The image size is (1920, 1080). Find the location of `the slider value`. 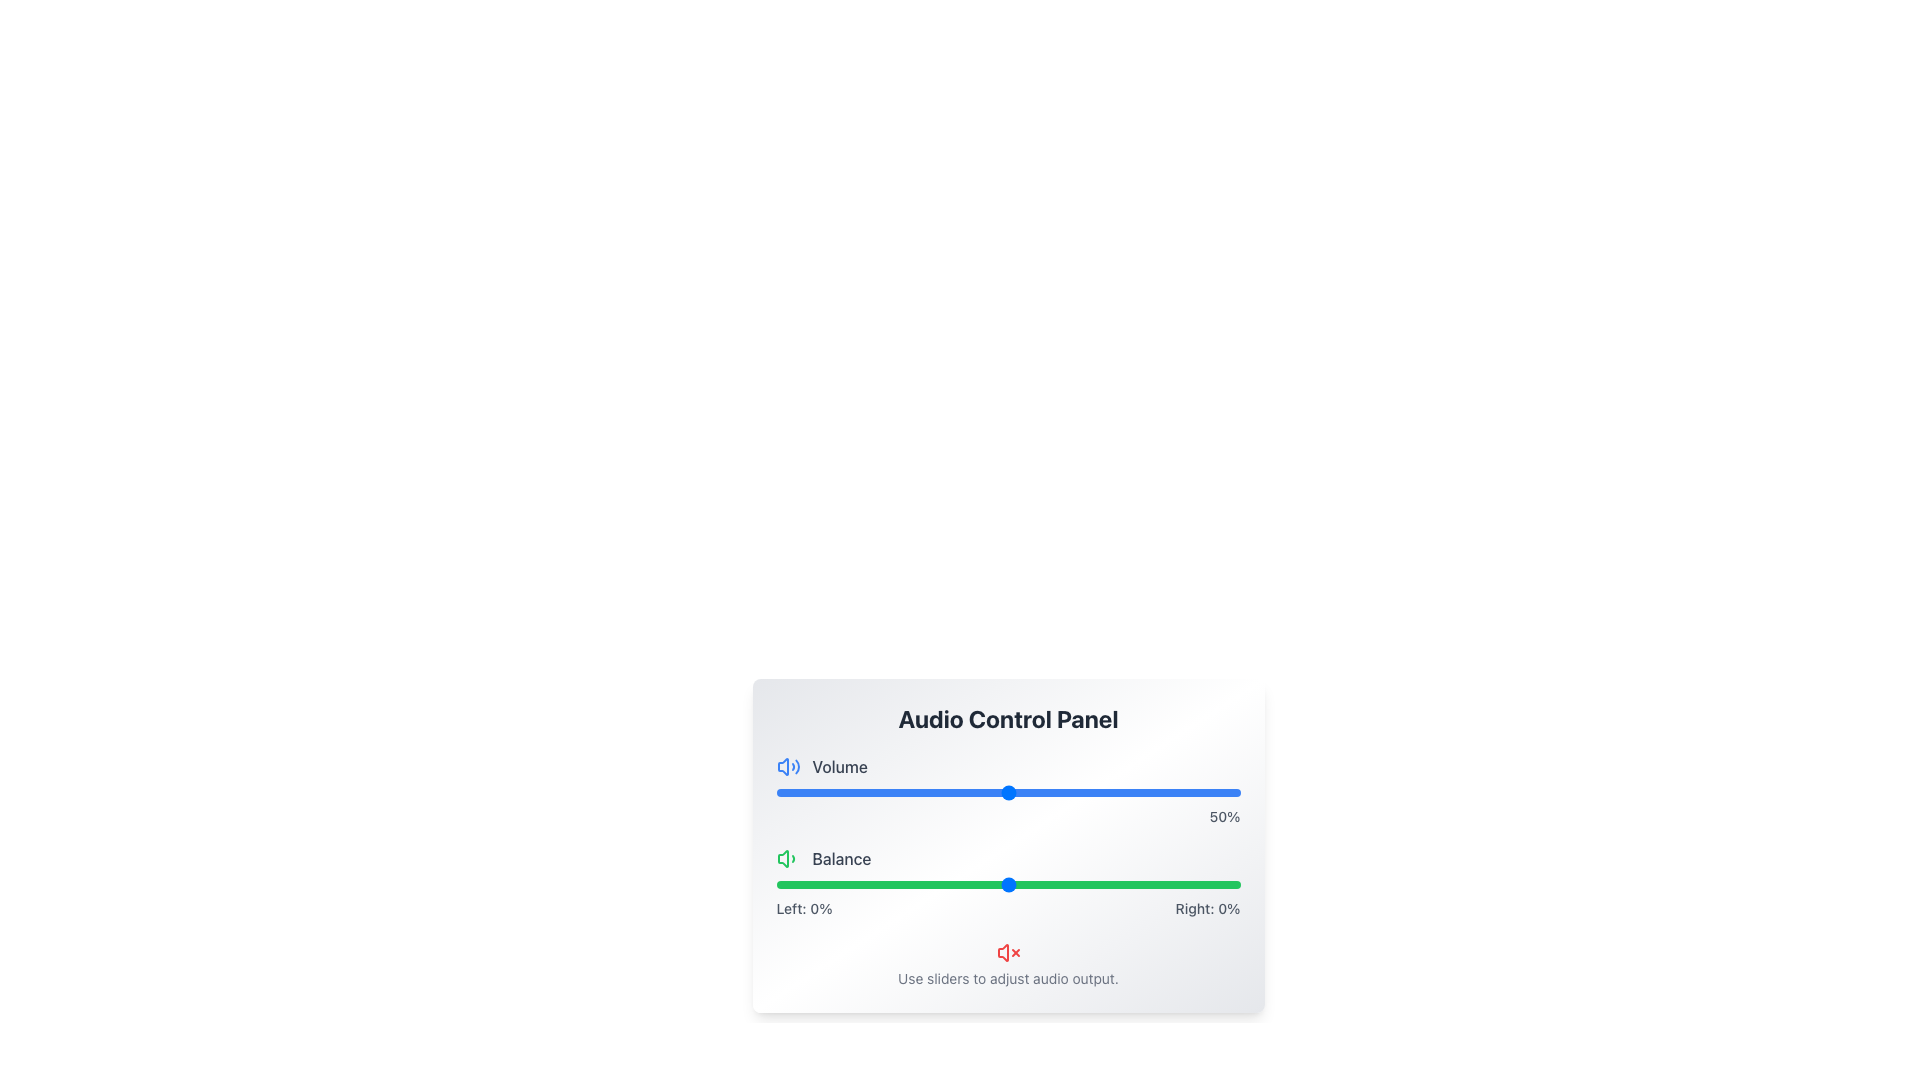

the slider value is located at coordinates (971, 792).